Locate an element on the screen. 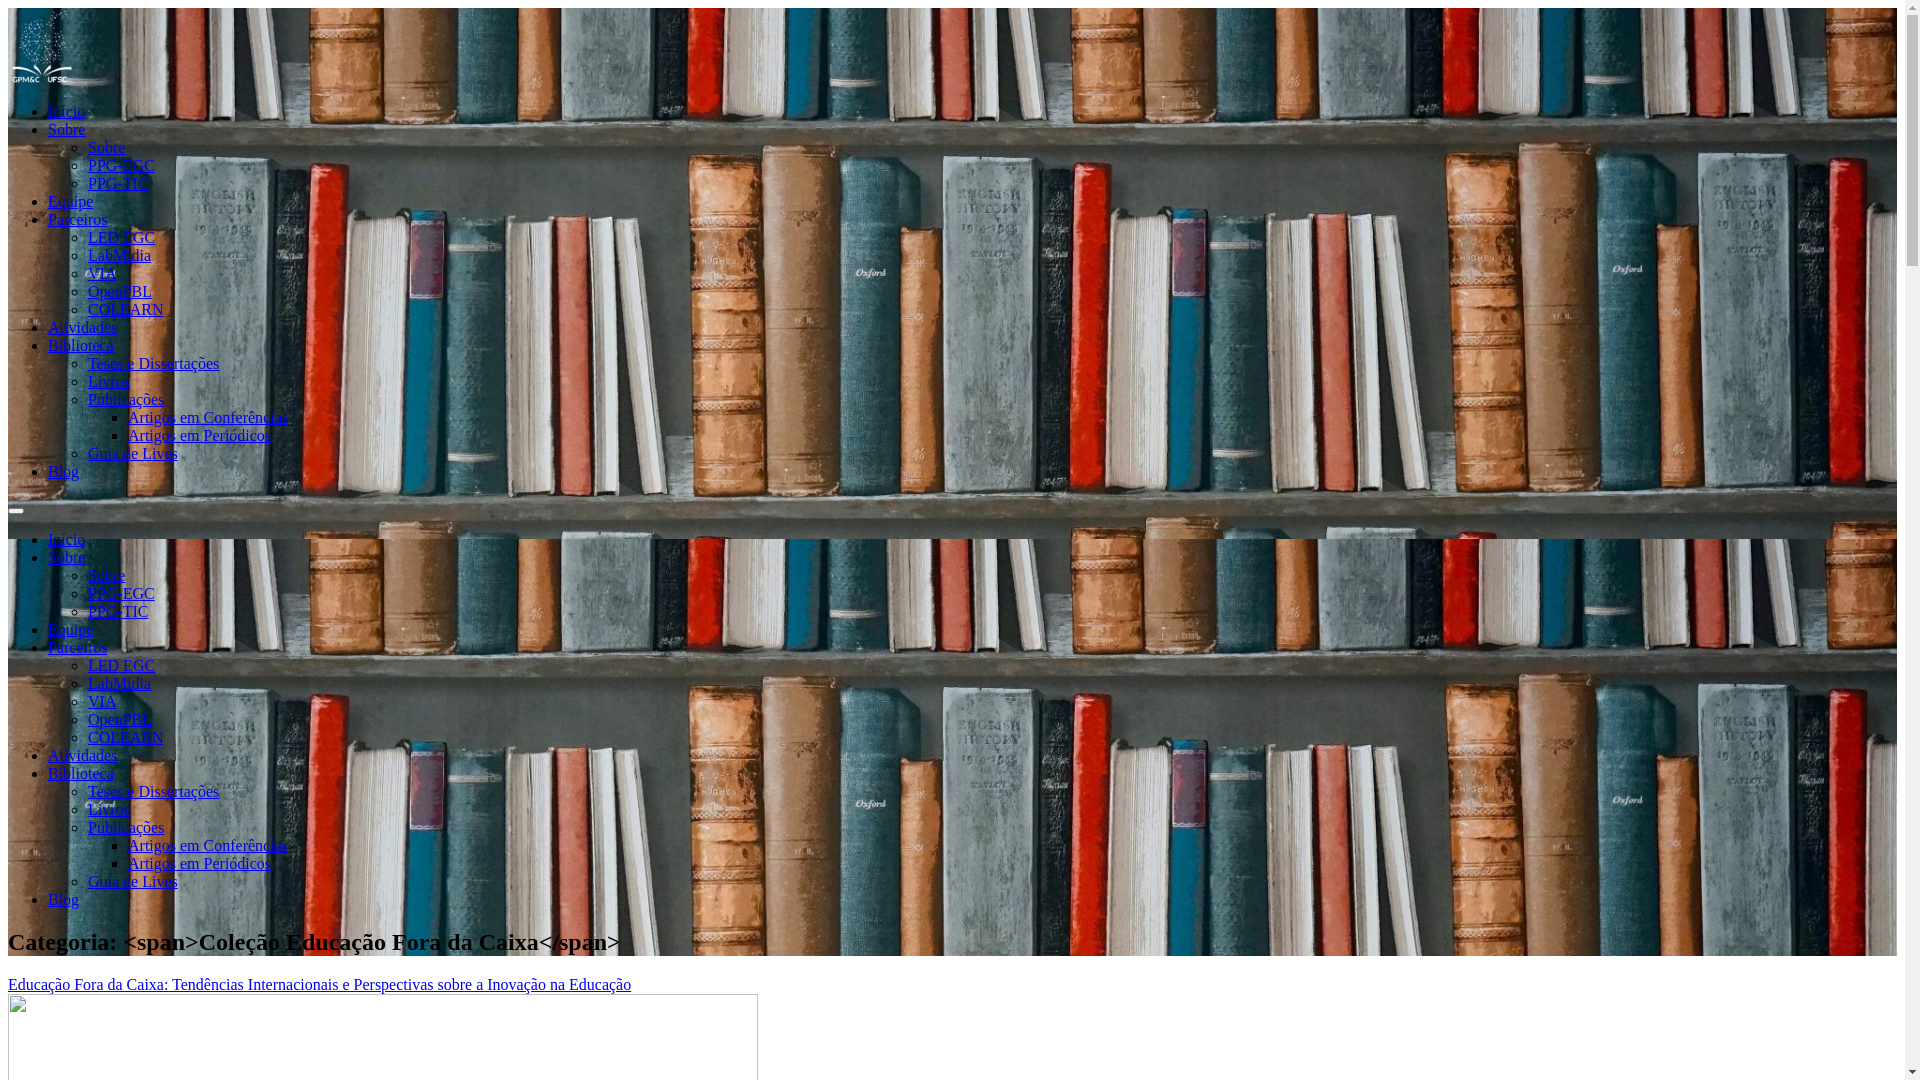 This screenshot has height=1080, width=1920. 'COLEARN' is located at coordinates (124, 737).